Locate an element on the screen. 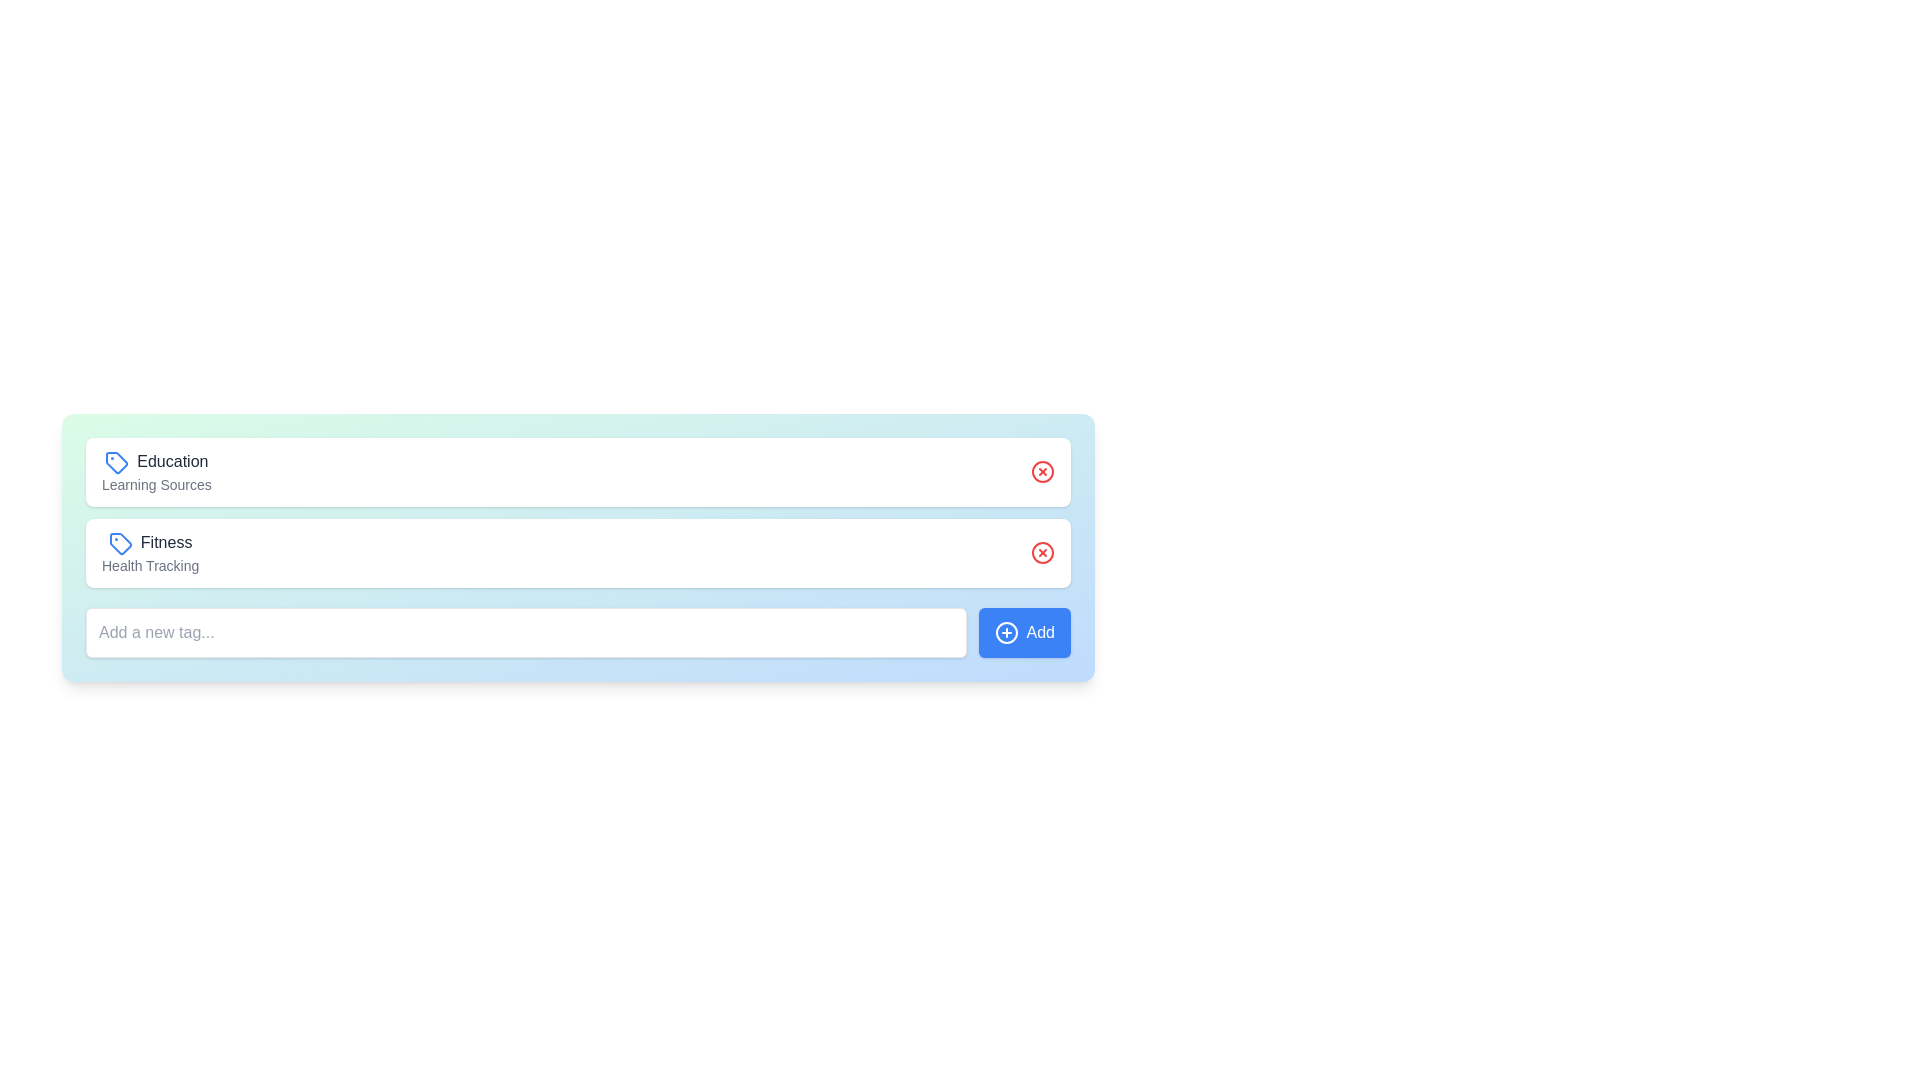  the red circular SVG shape that is part of the delete button associated with the 'Fitness' tag row is located at coordinates (1041, 552).